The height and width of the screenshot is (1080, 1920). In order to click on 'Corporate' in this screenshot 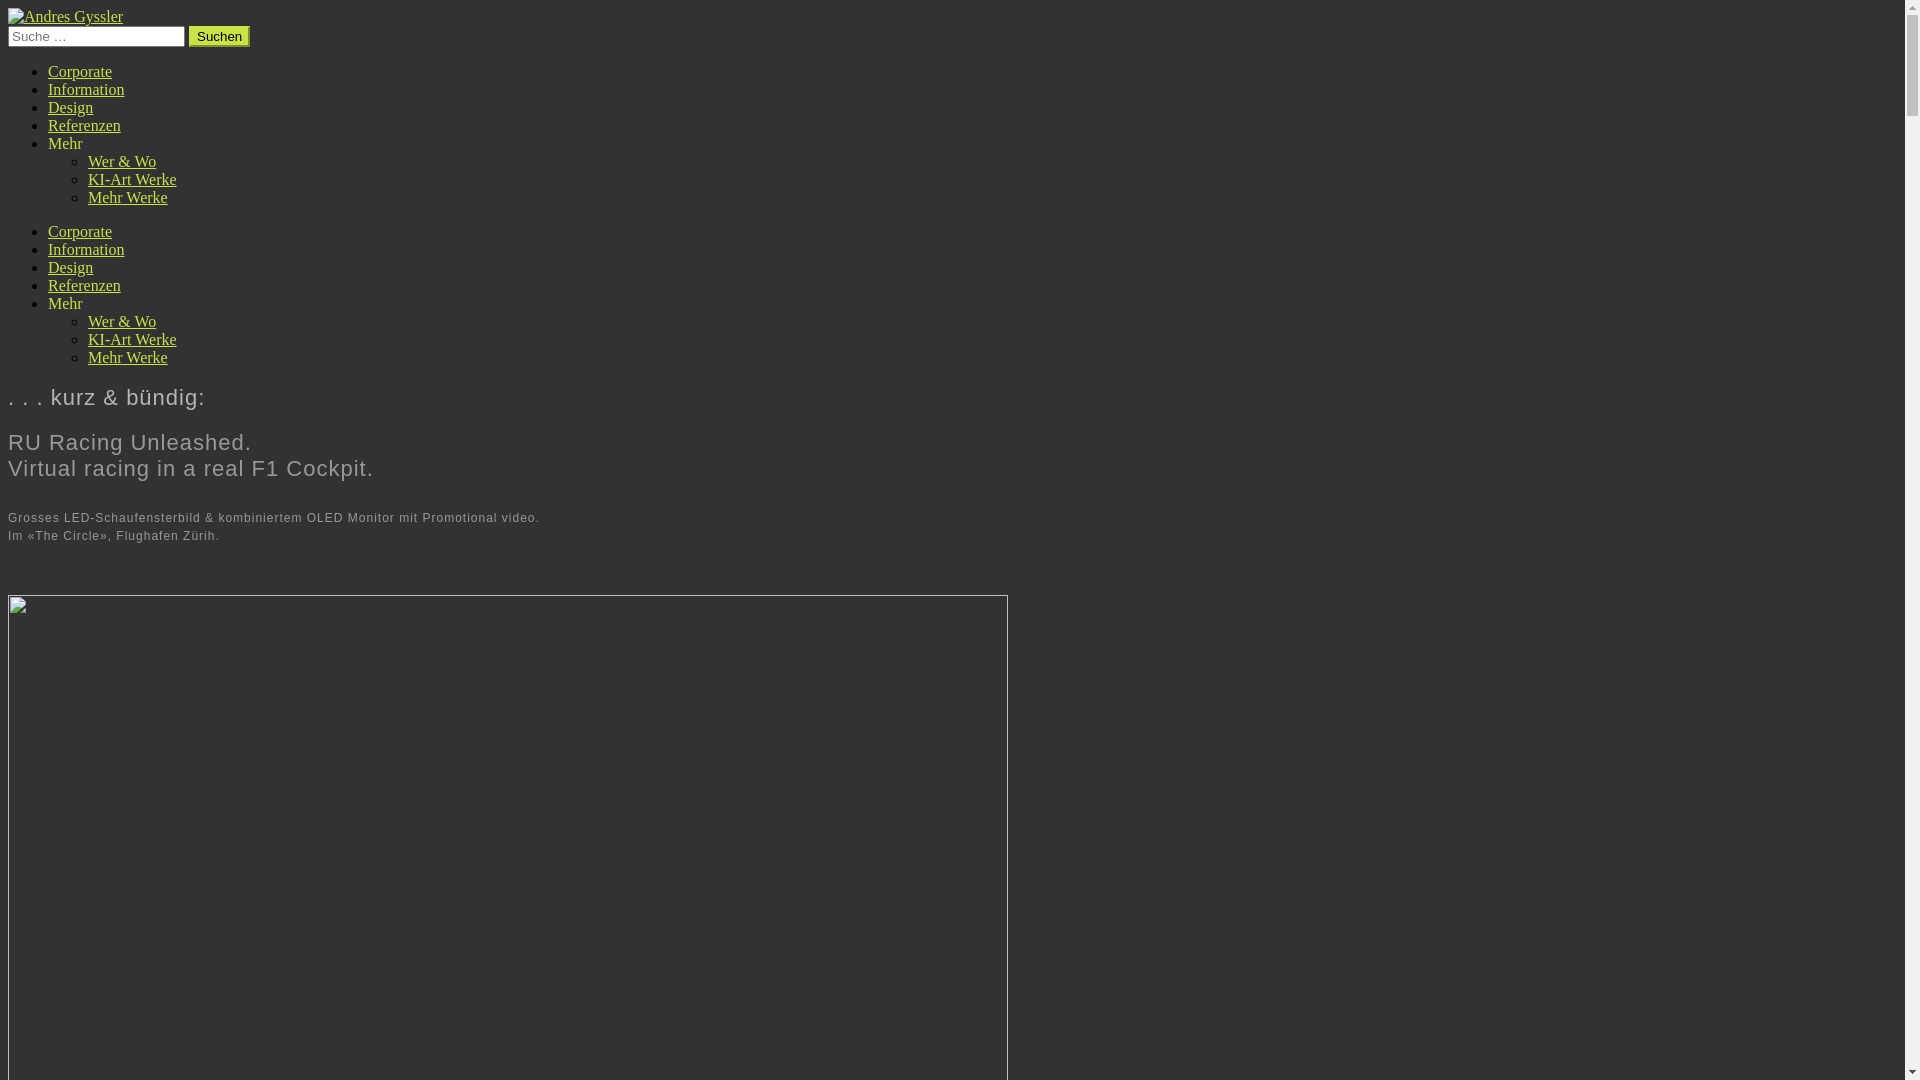, I will do `click(80, 230)`.